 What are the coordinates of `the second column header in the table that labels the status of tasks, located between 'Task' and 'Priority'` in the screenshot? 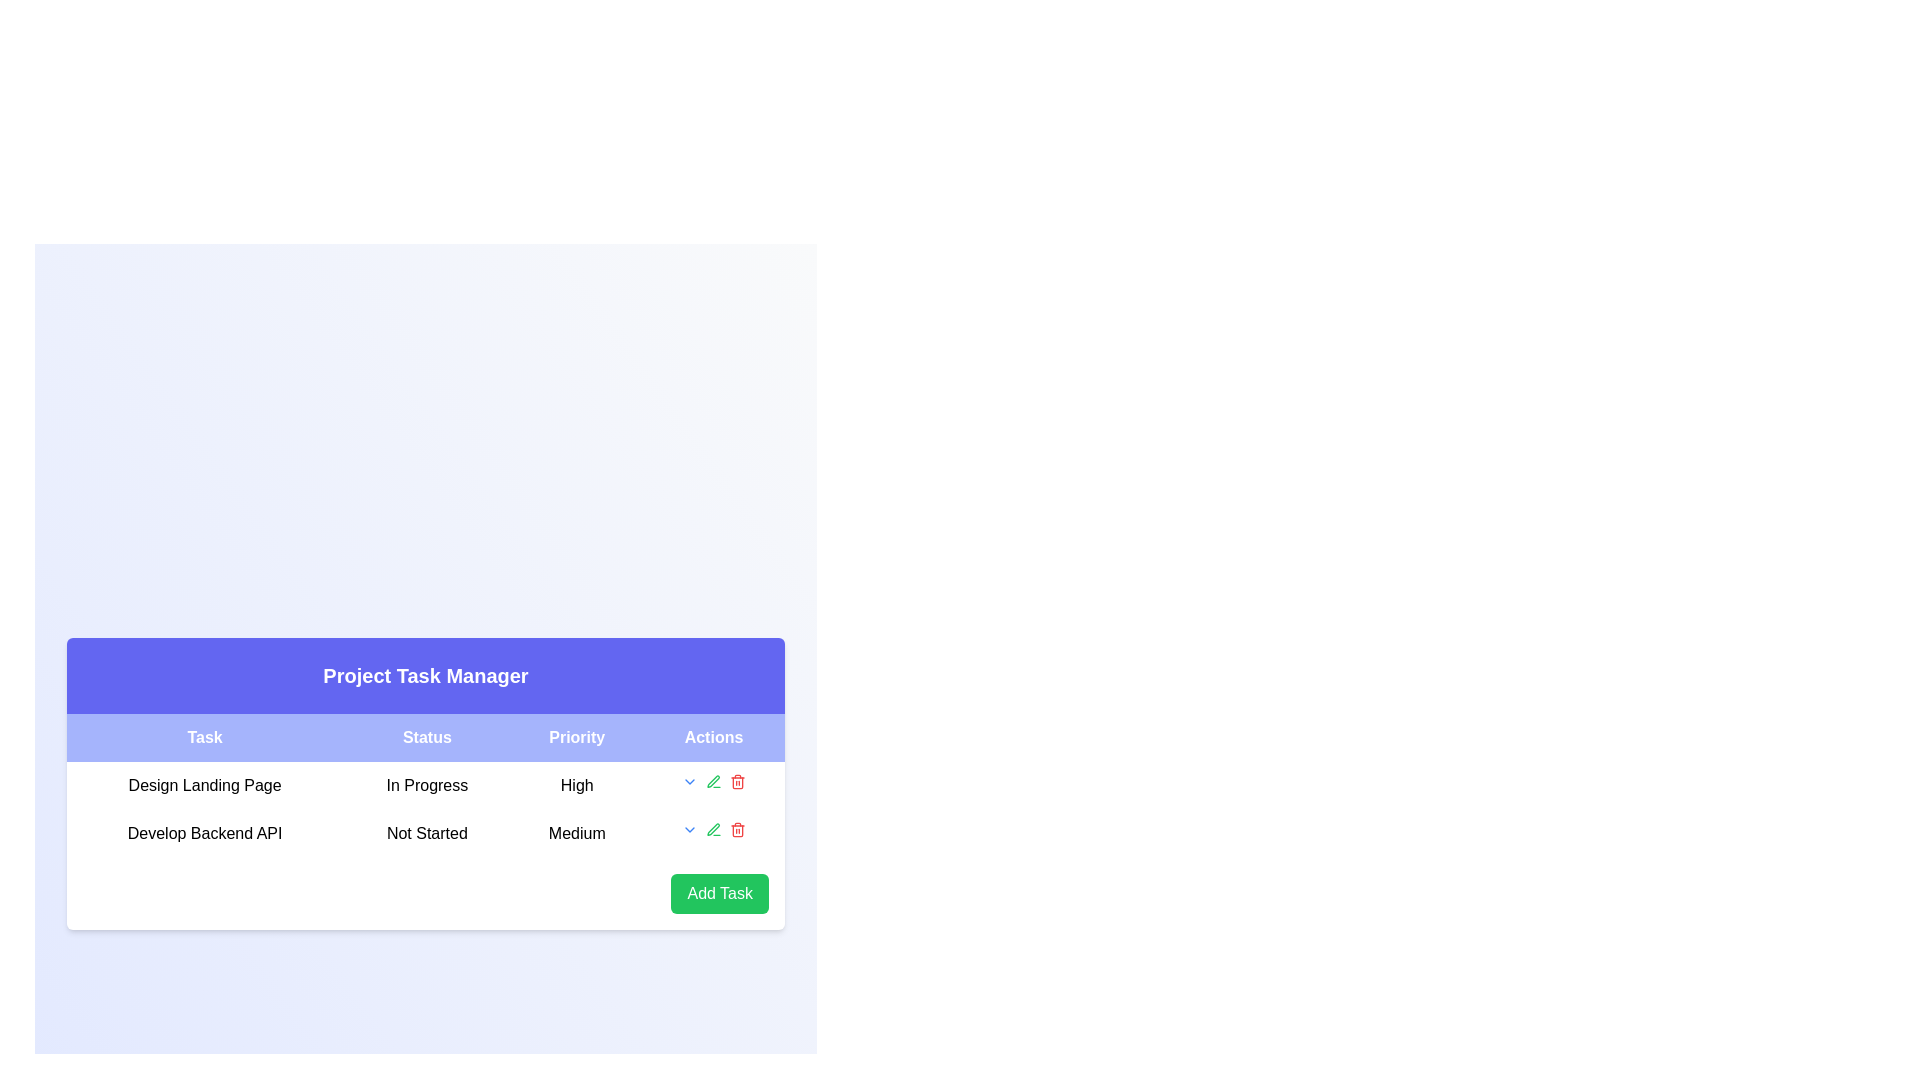 It's located at (426, 737).